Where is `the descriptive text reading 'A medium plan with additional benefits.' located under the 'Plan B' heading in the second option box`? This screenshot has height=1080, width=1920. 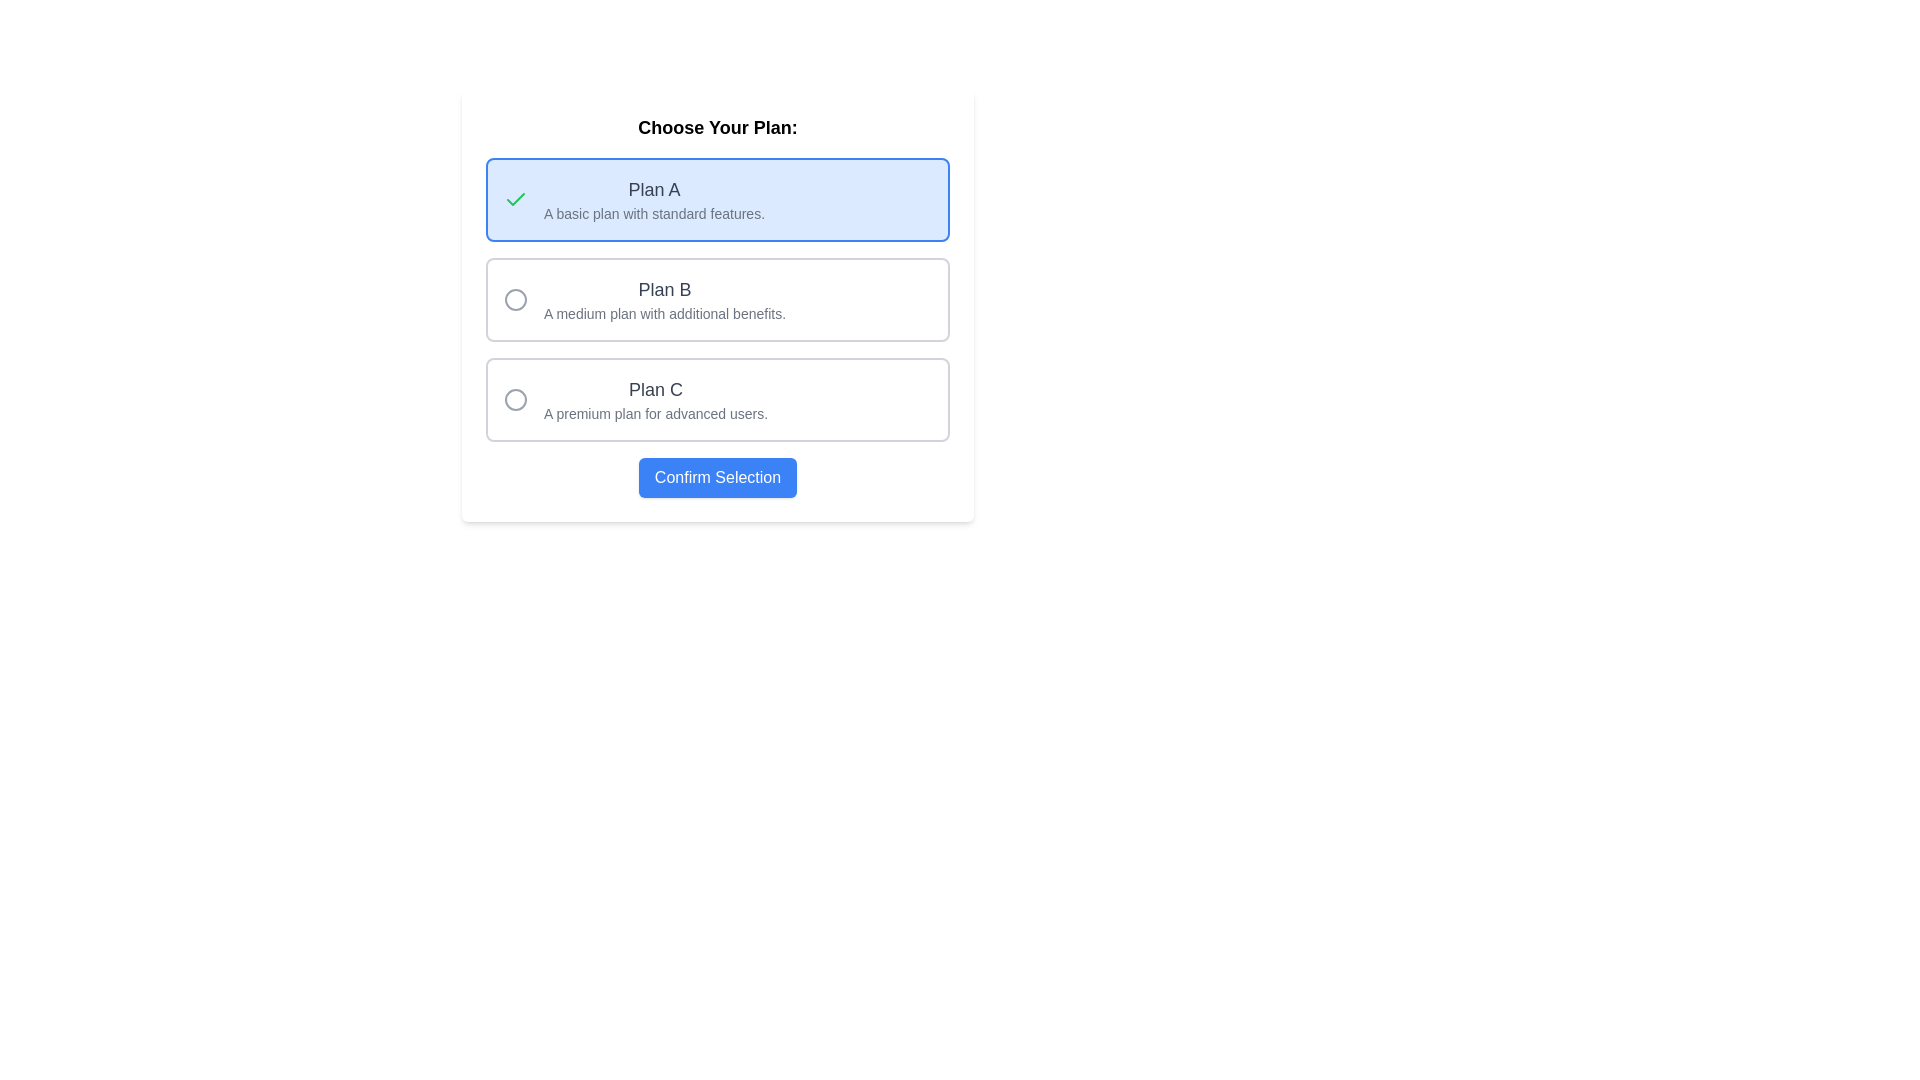 the descriptive text reading 'A medium plan with additional benefits.' located under the 'Plan B' heading in the second option box is located at coordinates (665, 313).